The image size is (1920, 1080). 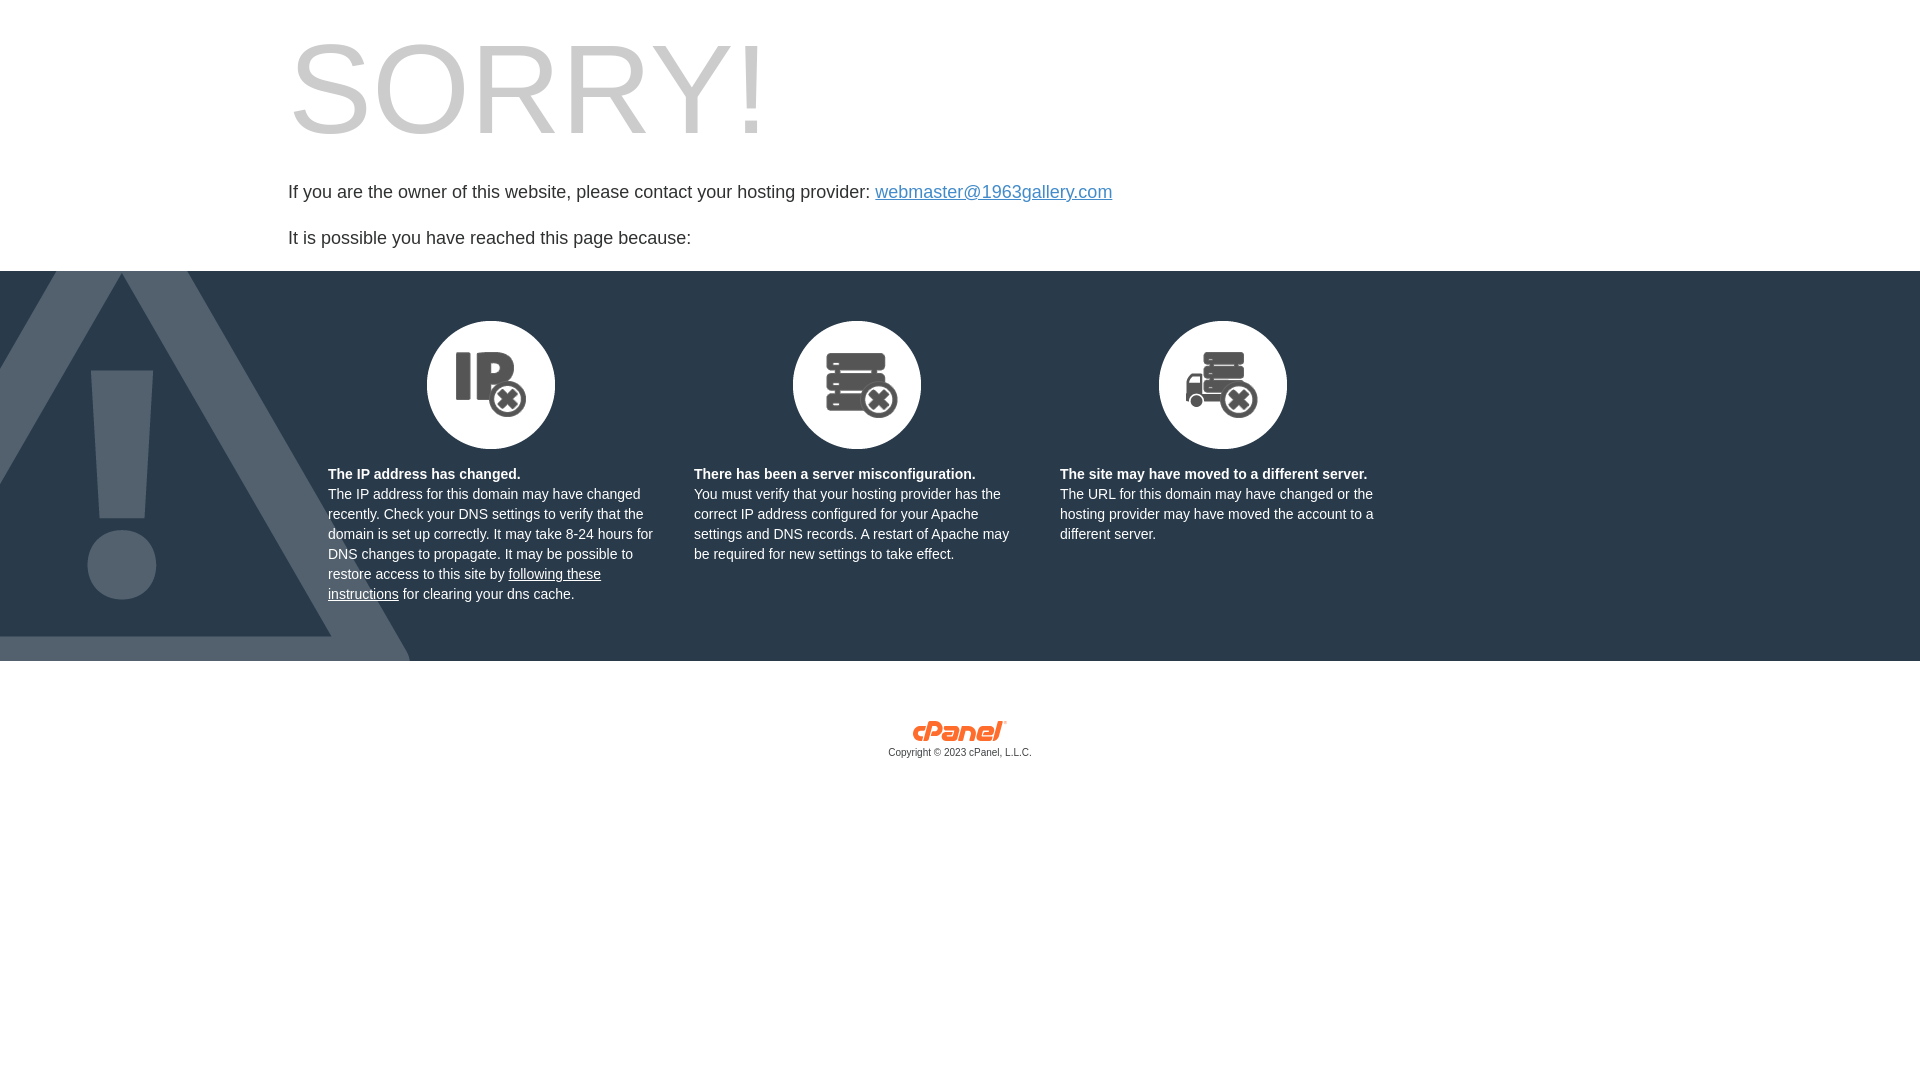 What do you see at coordinates (463, 583) in the screenshot?
I see `'following these instructions'` at bounding box center [463, 583].